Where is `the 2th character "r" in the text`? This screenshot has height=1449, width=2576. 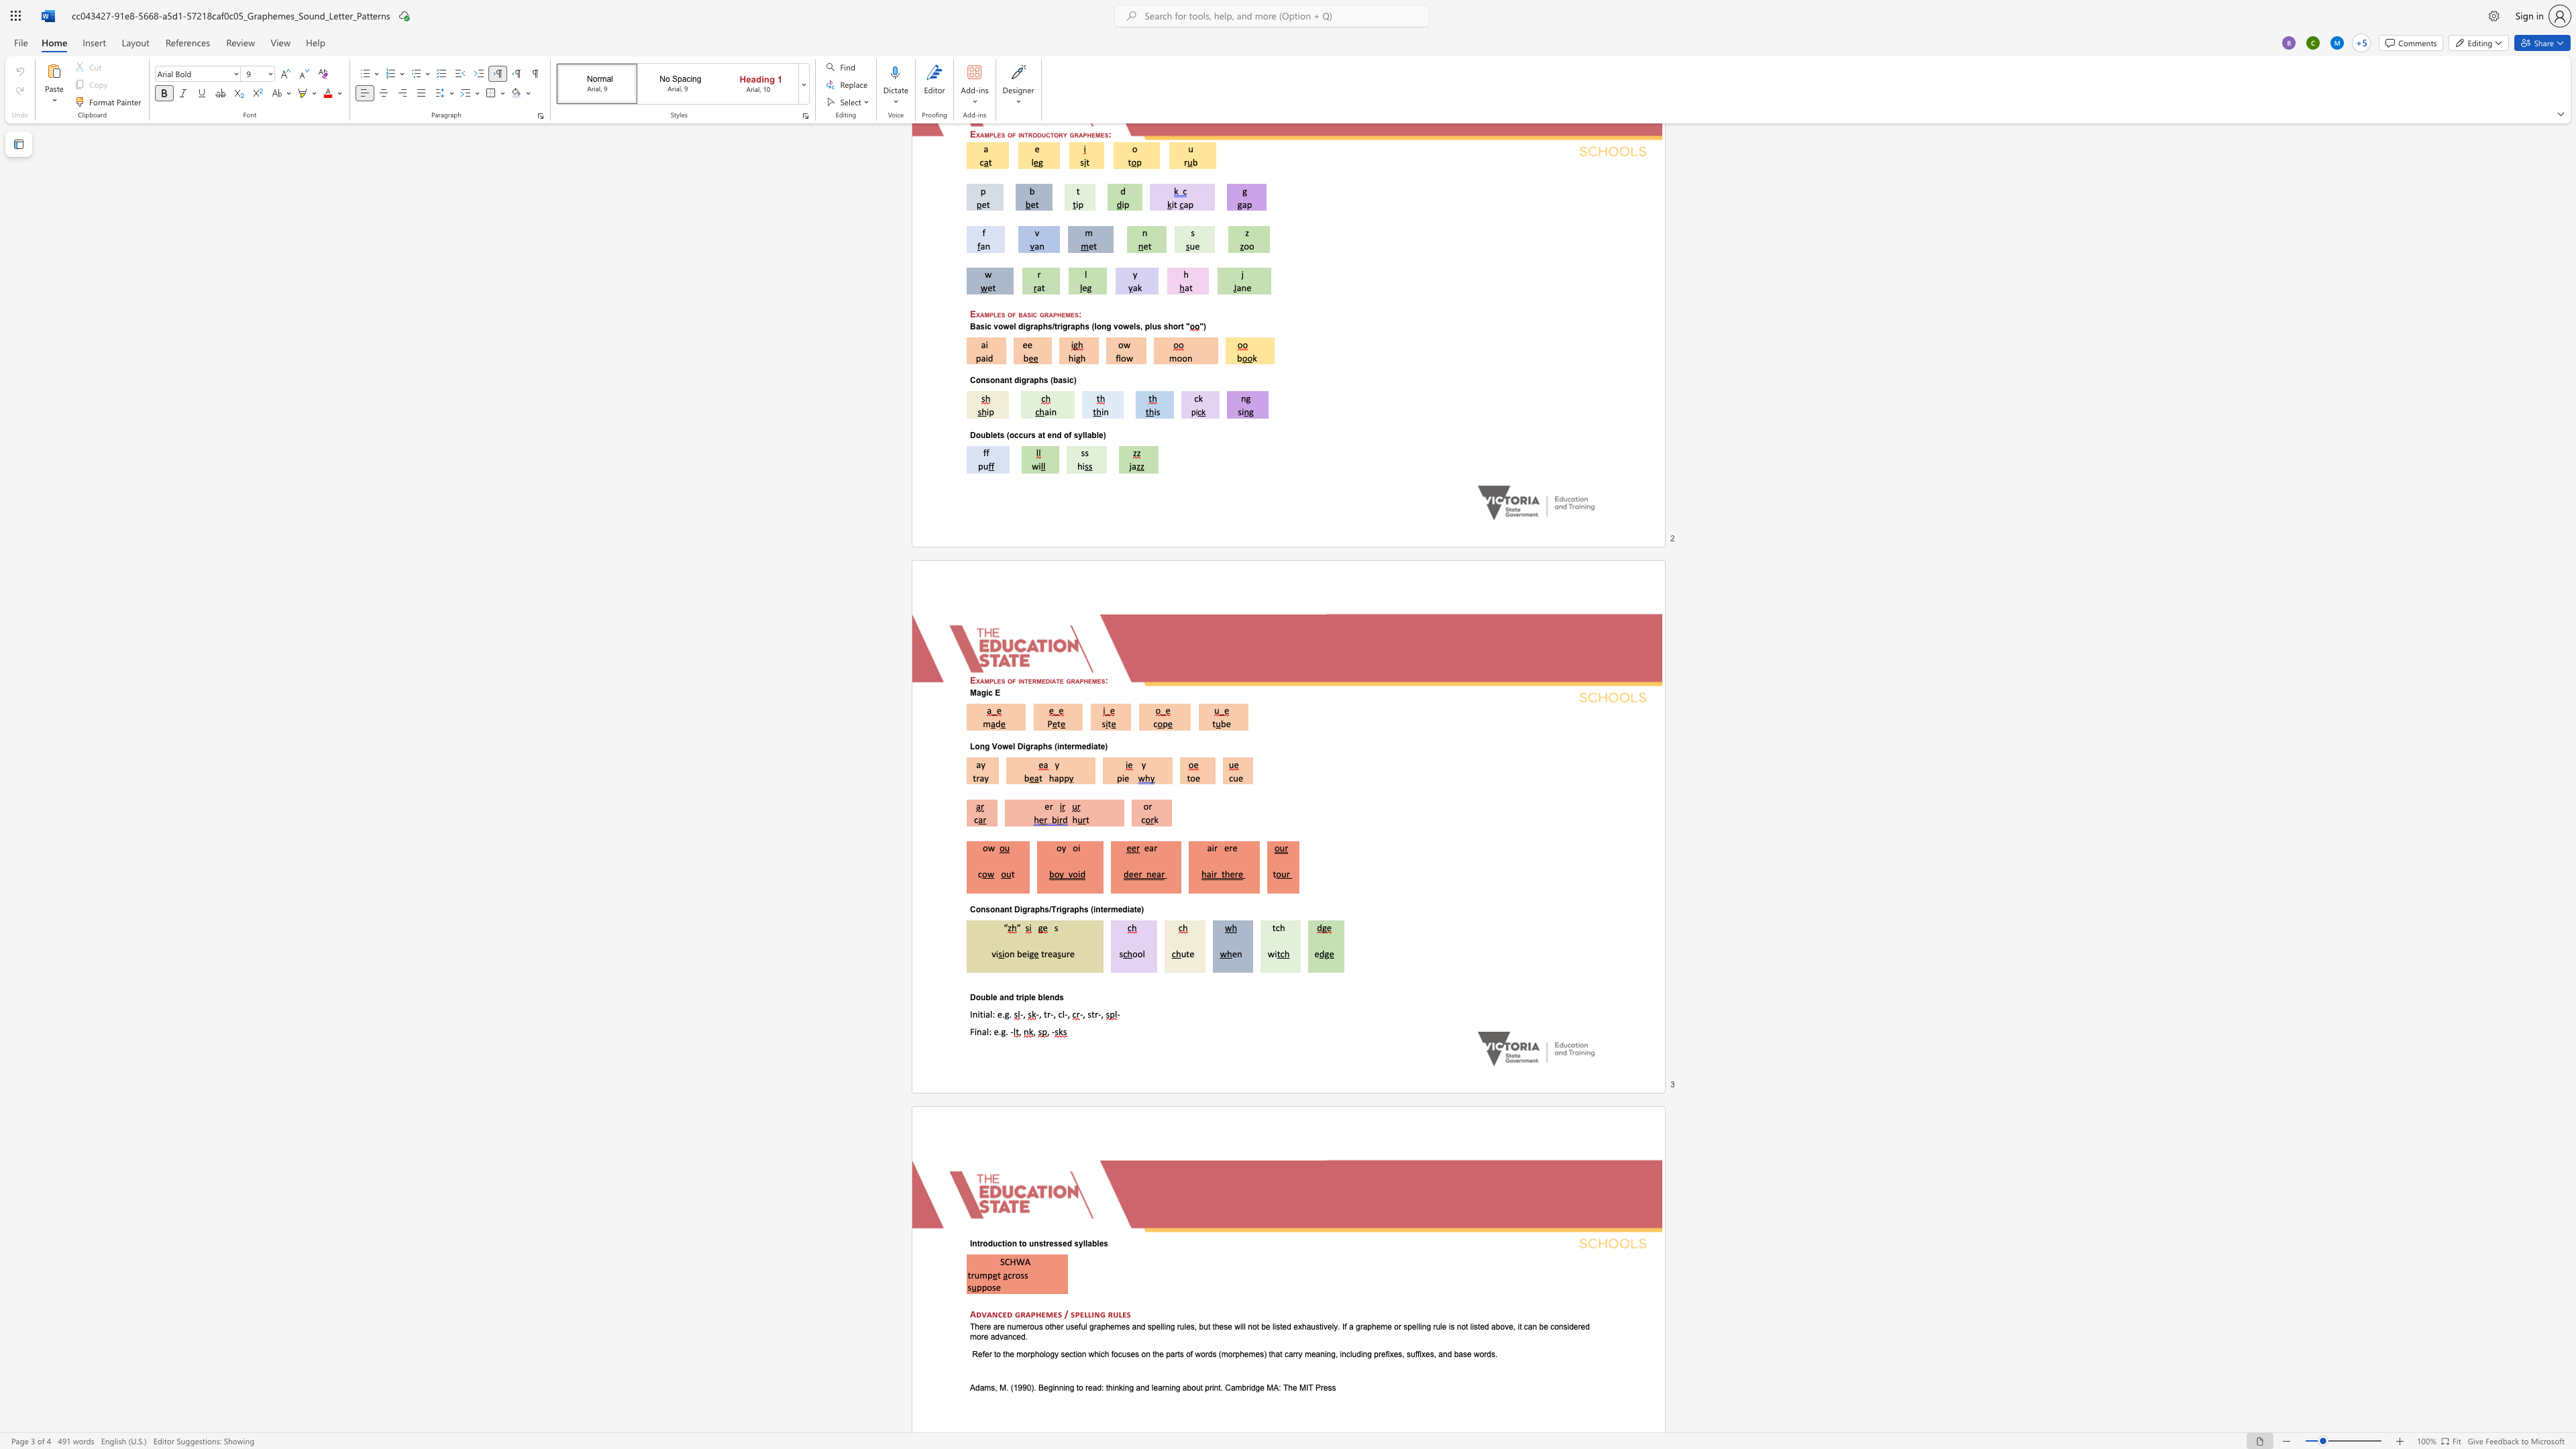 the 2th character "r" in the text is located at coordinates (1230, 847).